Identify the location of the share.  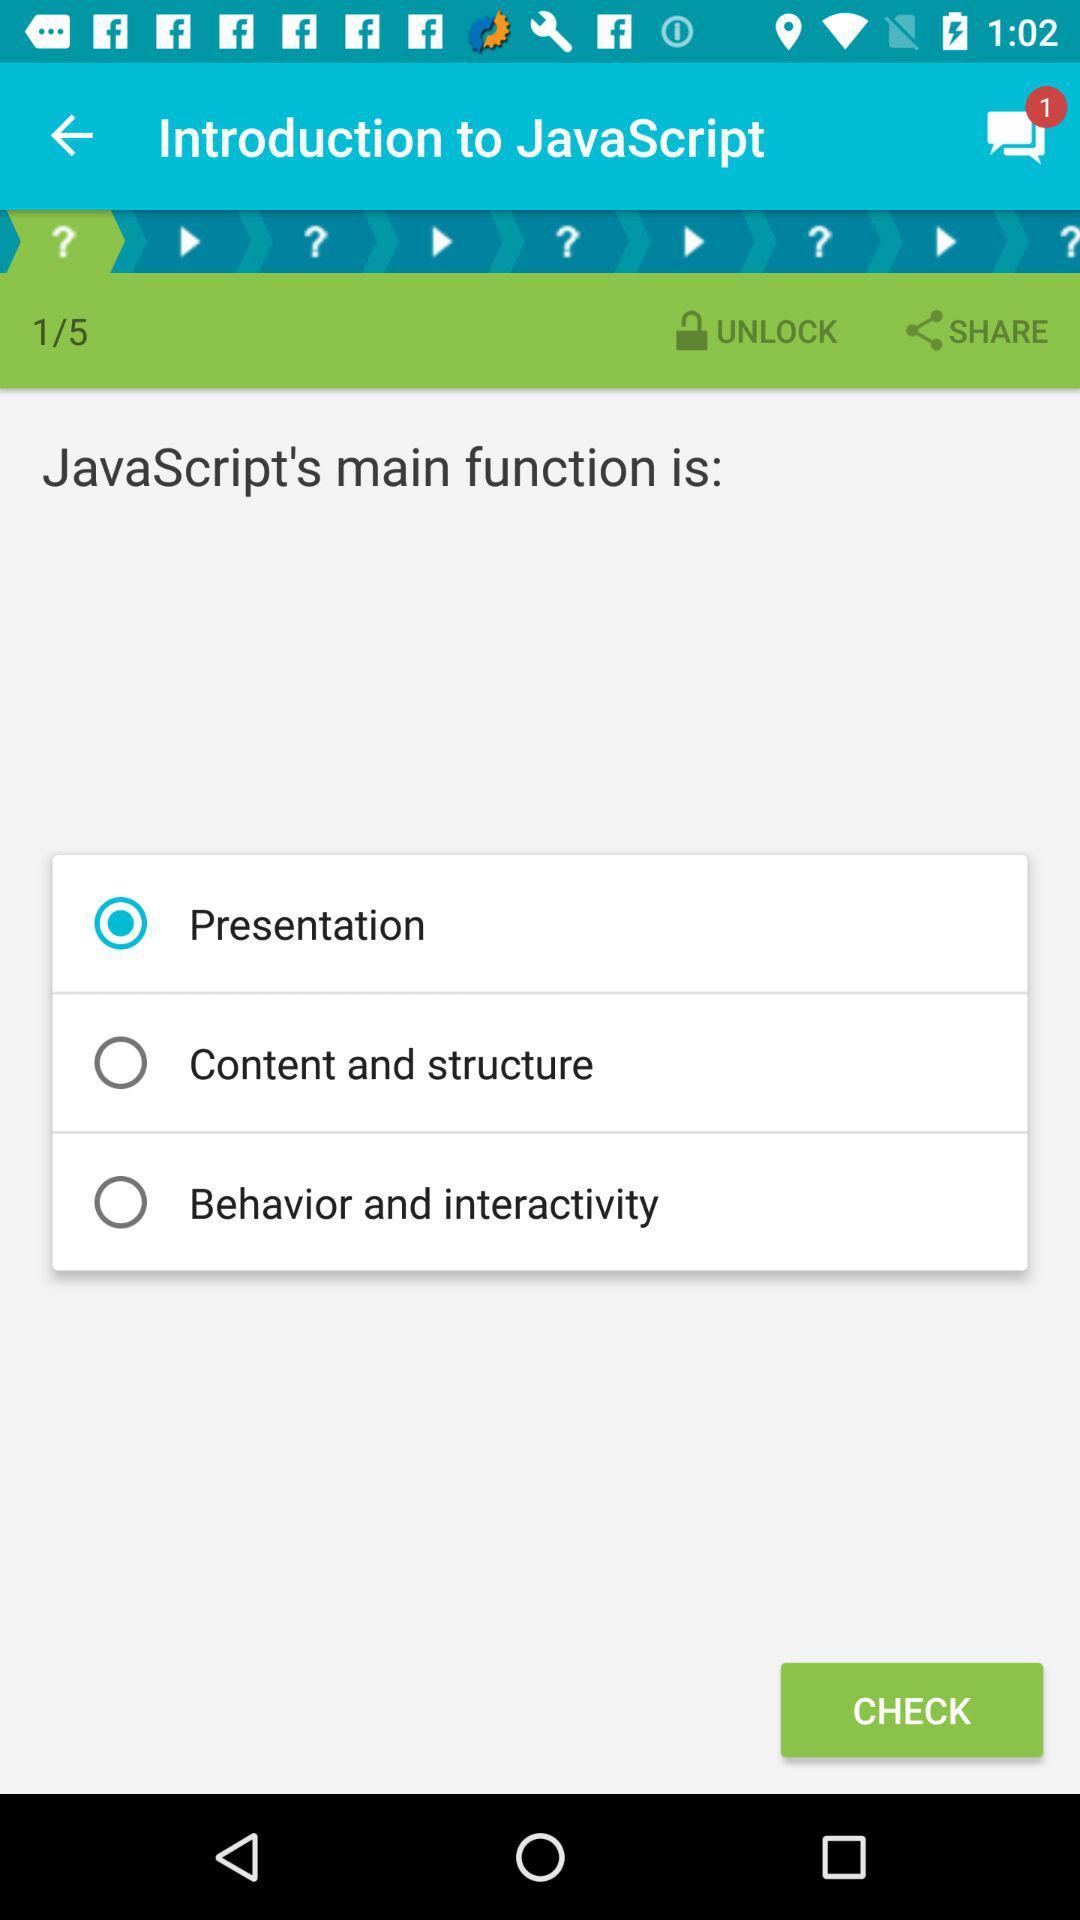
(973, 330).